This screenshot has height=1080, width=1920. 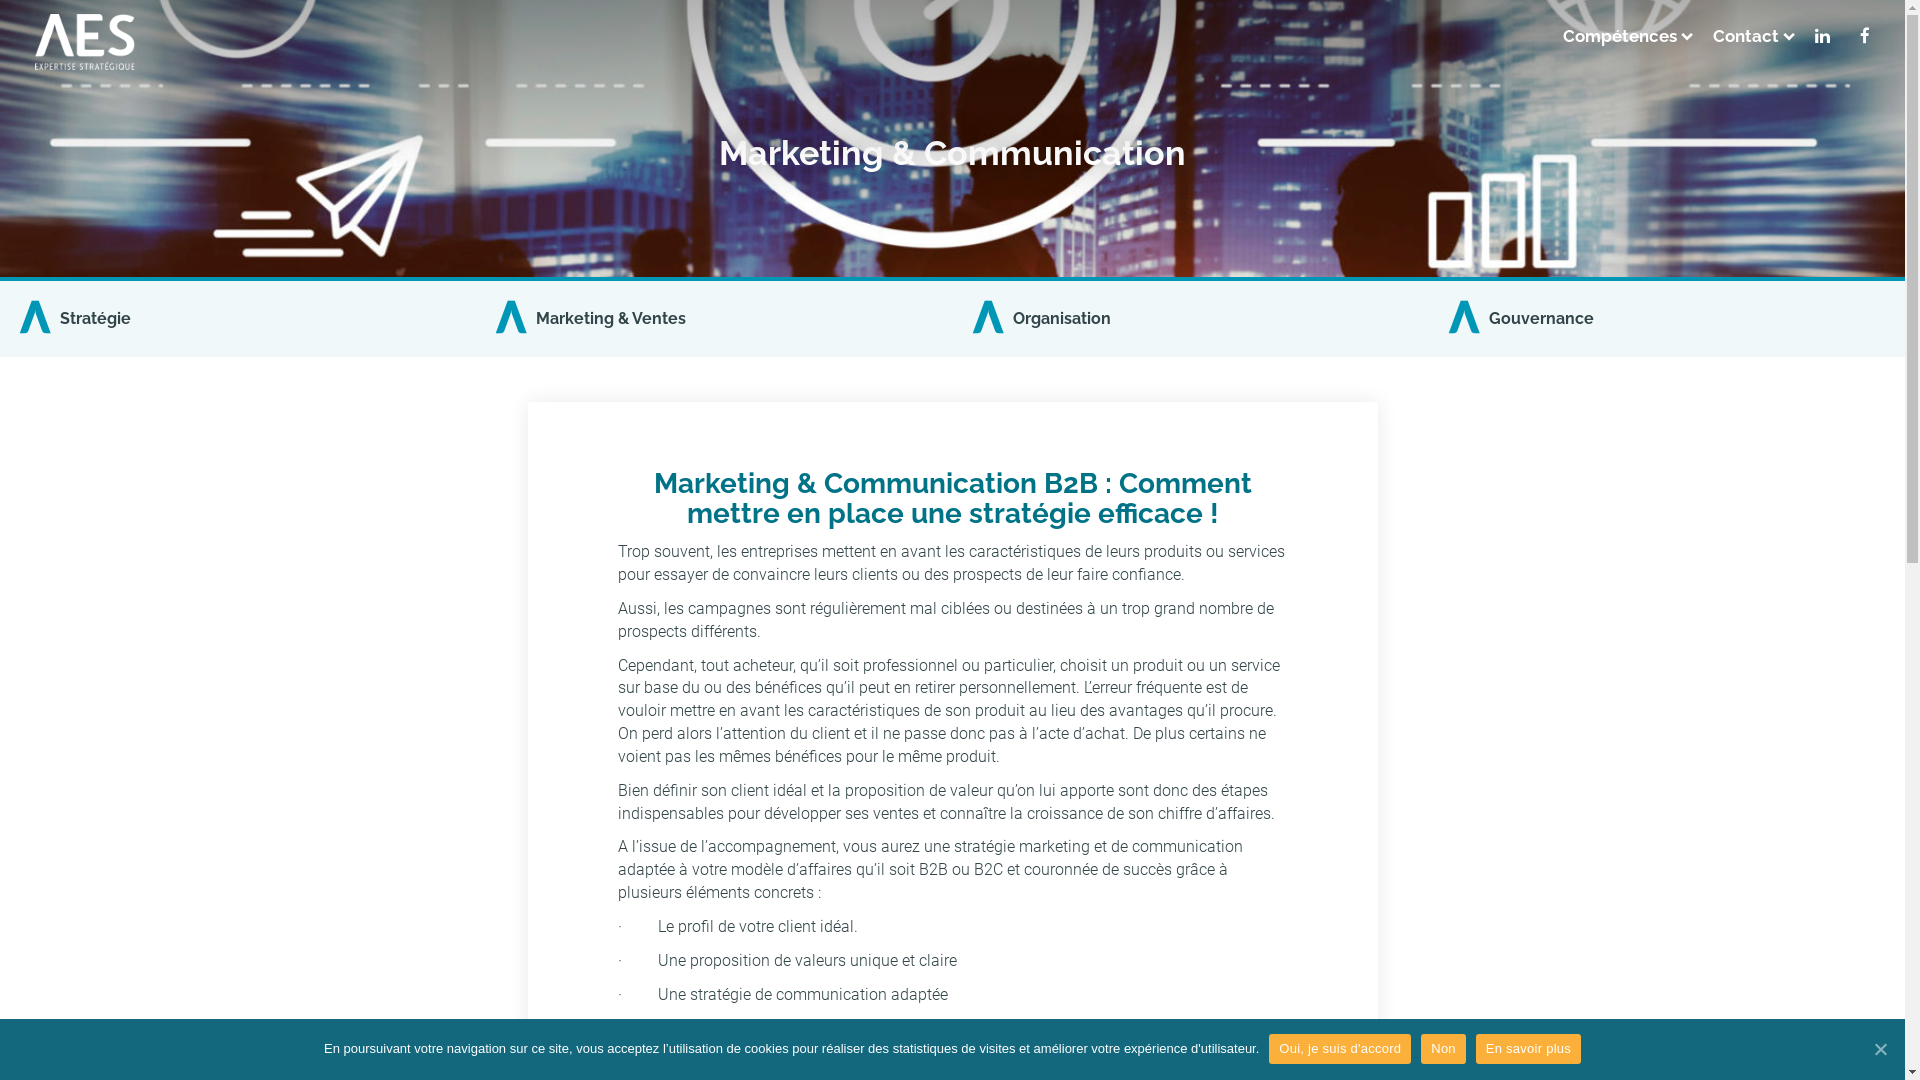 What do you see at coordinates (1864, 30) in the screenshot?
I see `'<i class="fa fa-facebook"></i>'` at bounding box center [1864, 30].